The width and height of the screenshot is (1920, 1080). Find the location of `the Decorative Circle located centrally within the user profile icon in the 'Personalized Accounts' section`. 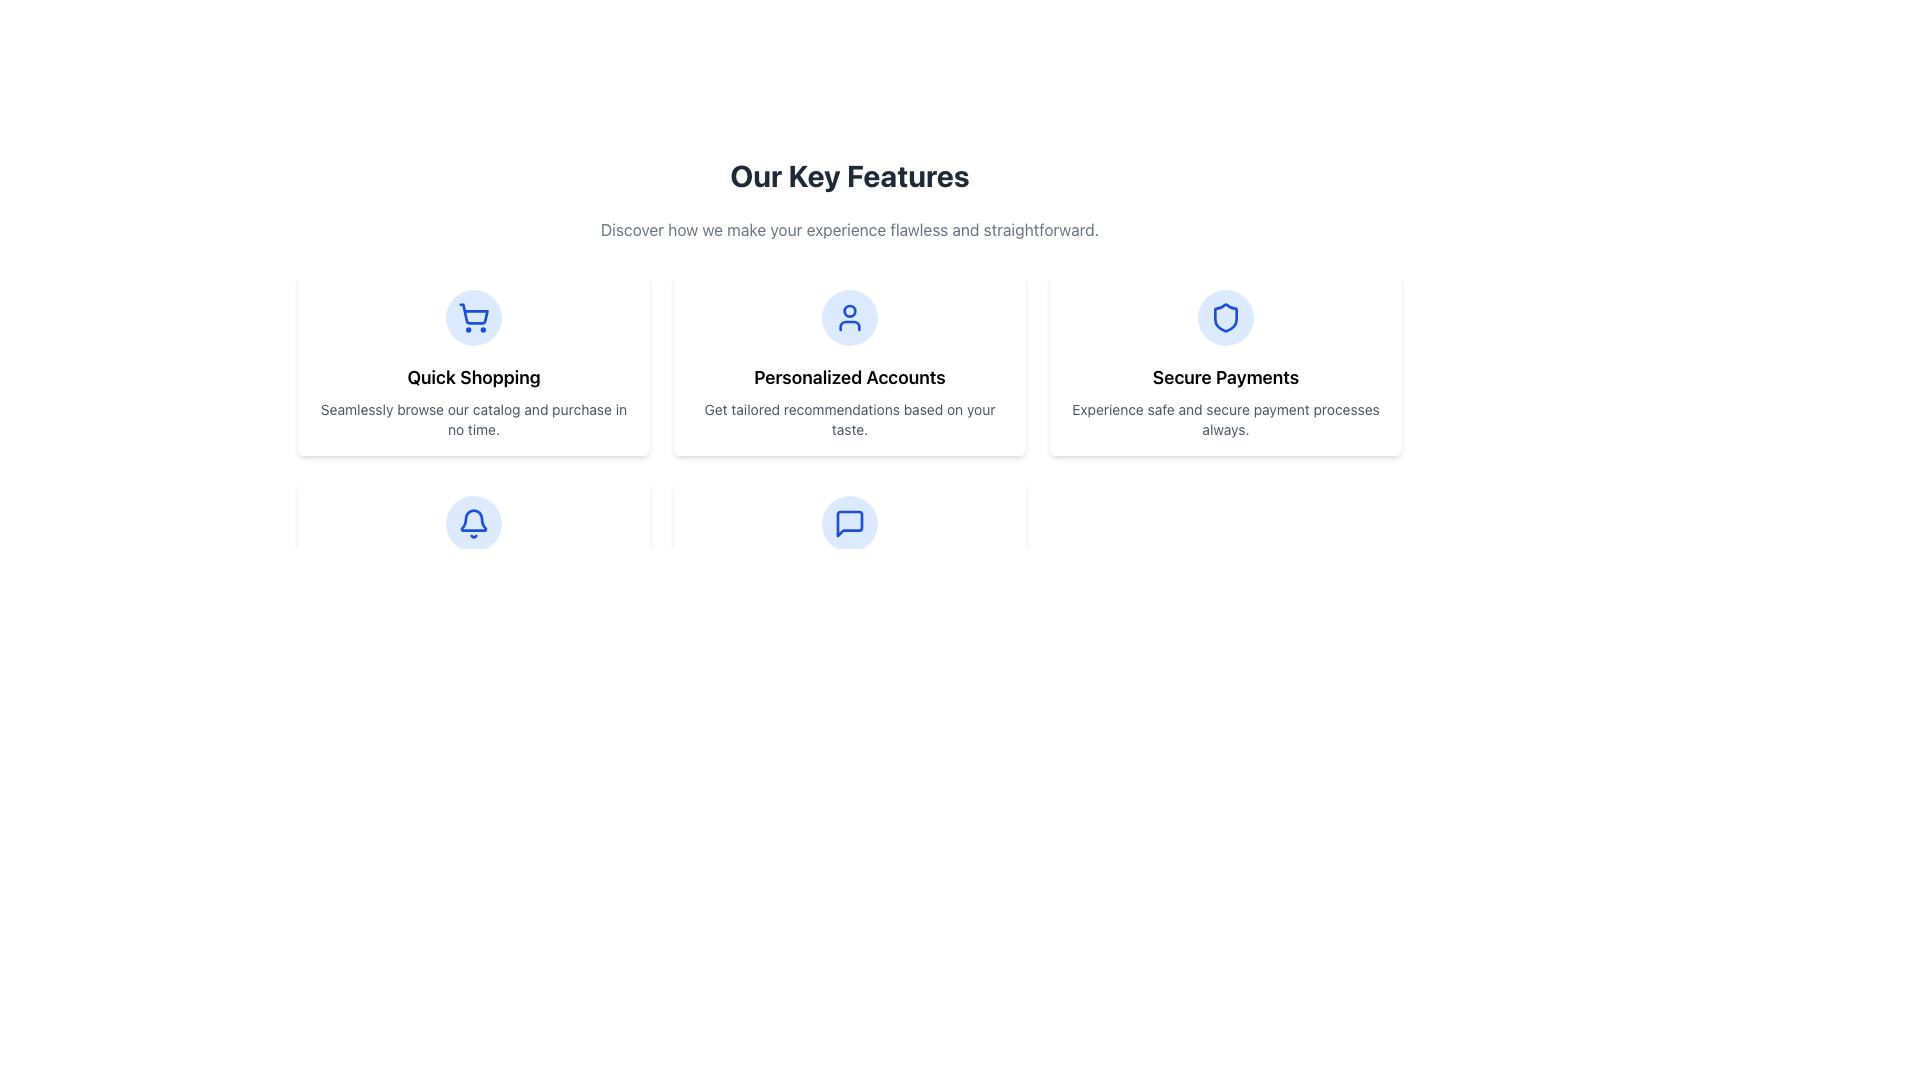

the Decorative Circle located centrally within the user profile icon in the 'Personalized Accounts' section is located at coordinates (849, 311).